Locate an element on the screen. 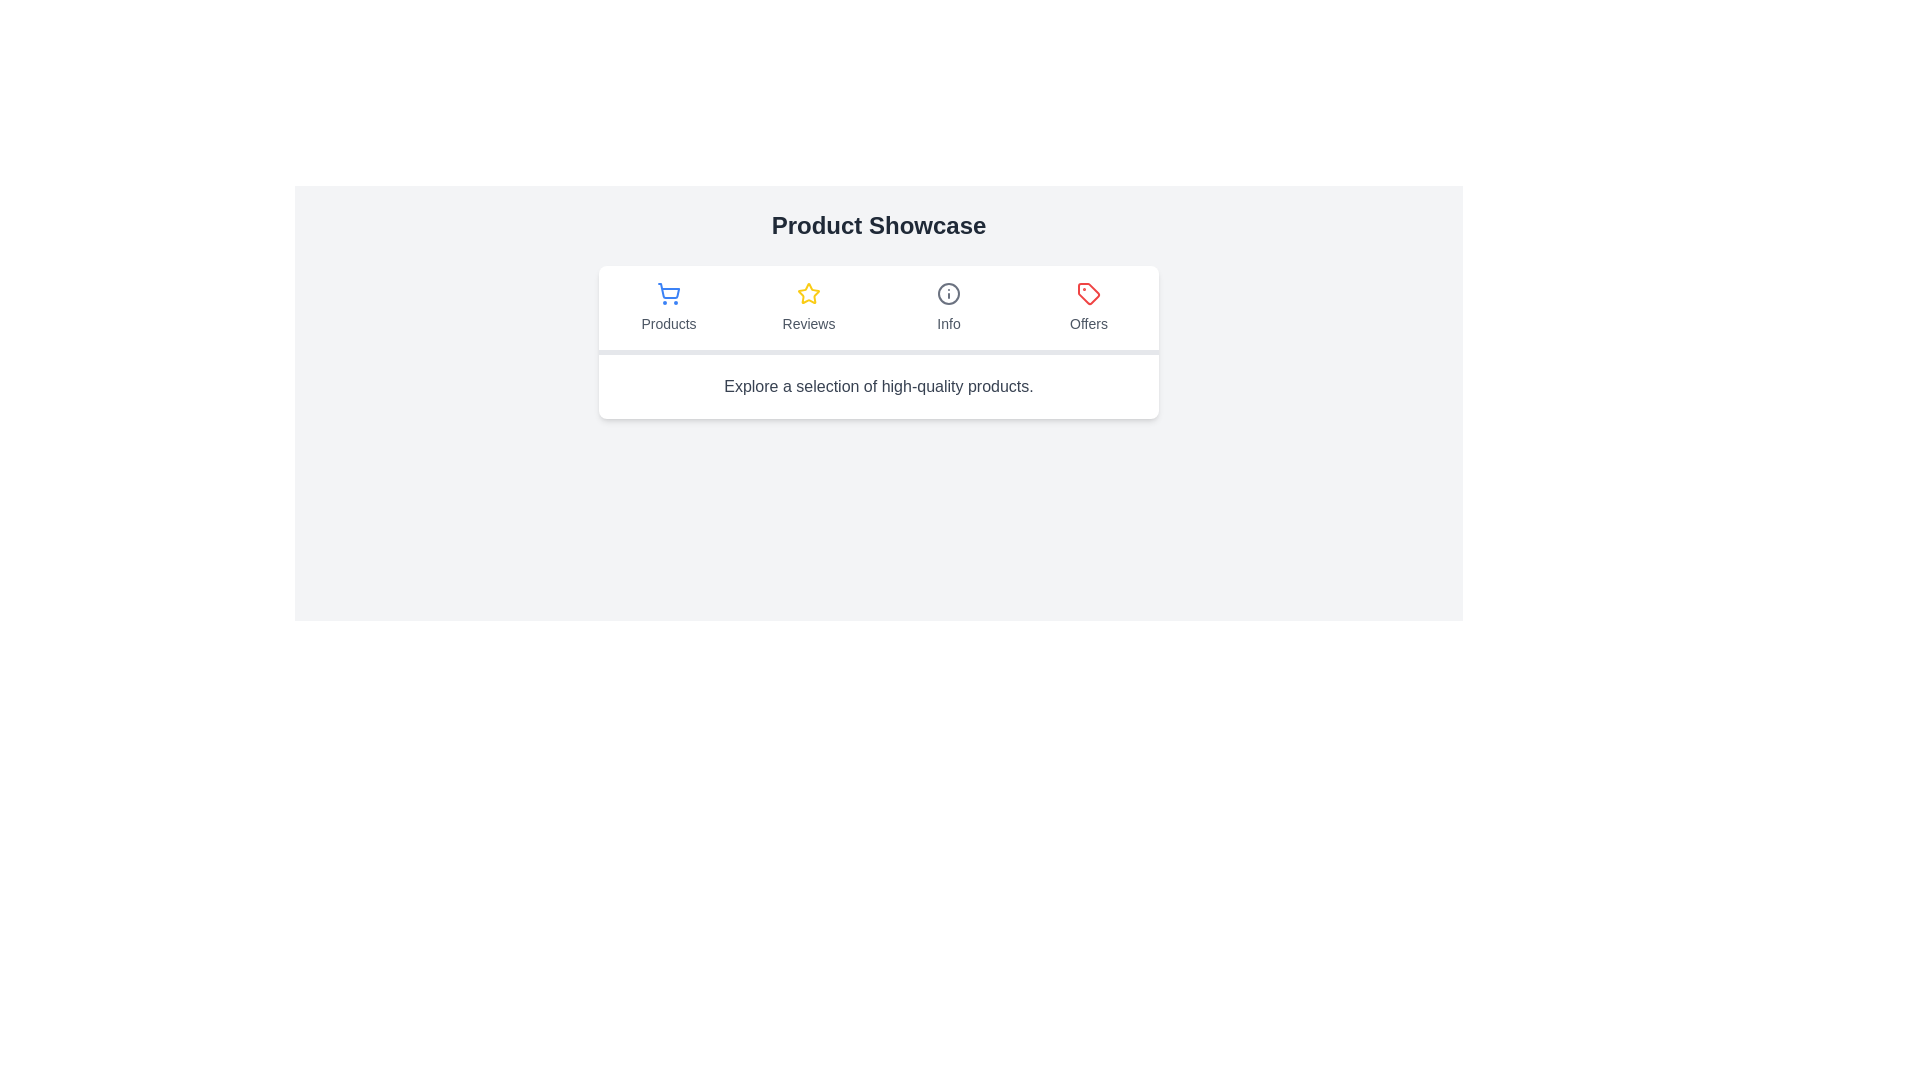 Image resolution: width=1920 pixels, height=1080 pixels. the 'Info' text label, which is displayed in a neutral gray color and located below the 'Info' icon in the third tab of the navigation bar is located at coordinates (948, 323).